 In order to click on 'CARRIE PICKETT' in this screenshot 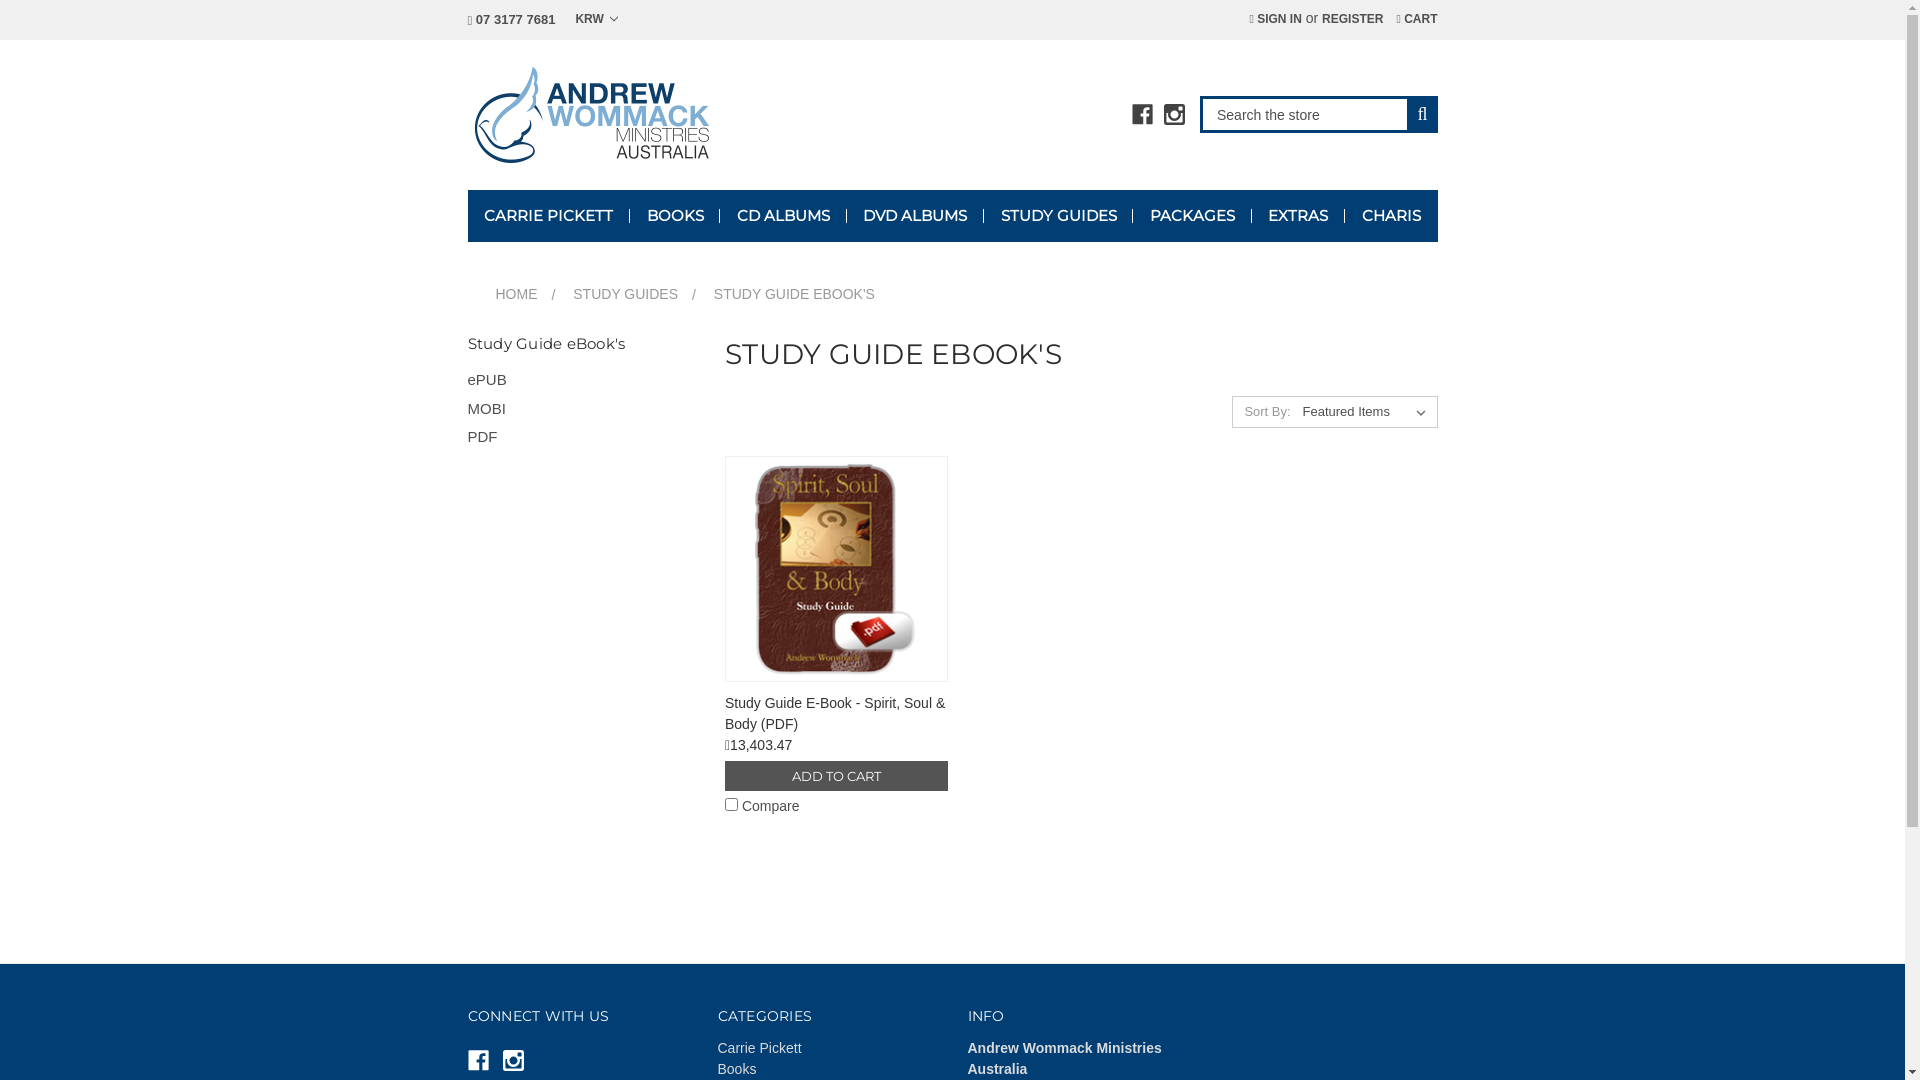, I will do `click(548, 216)`.